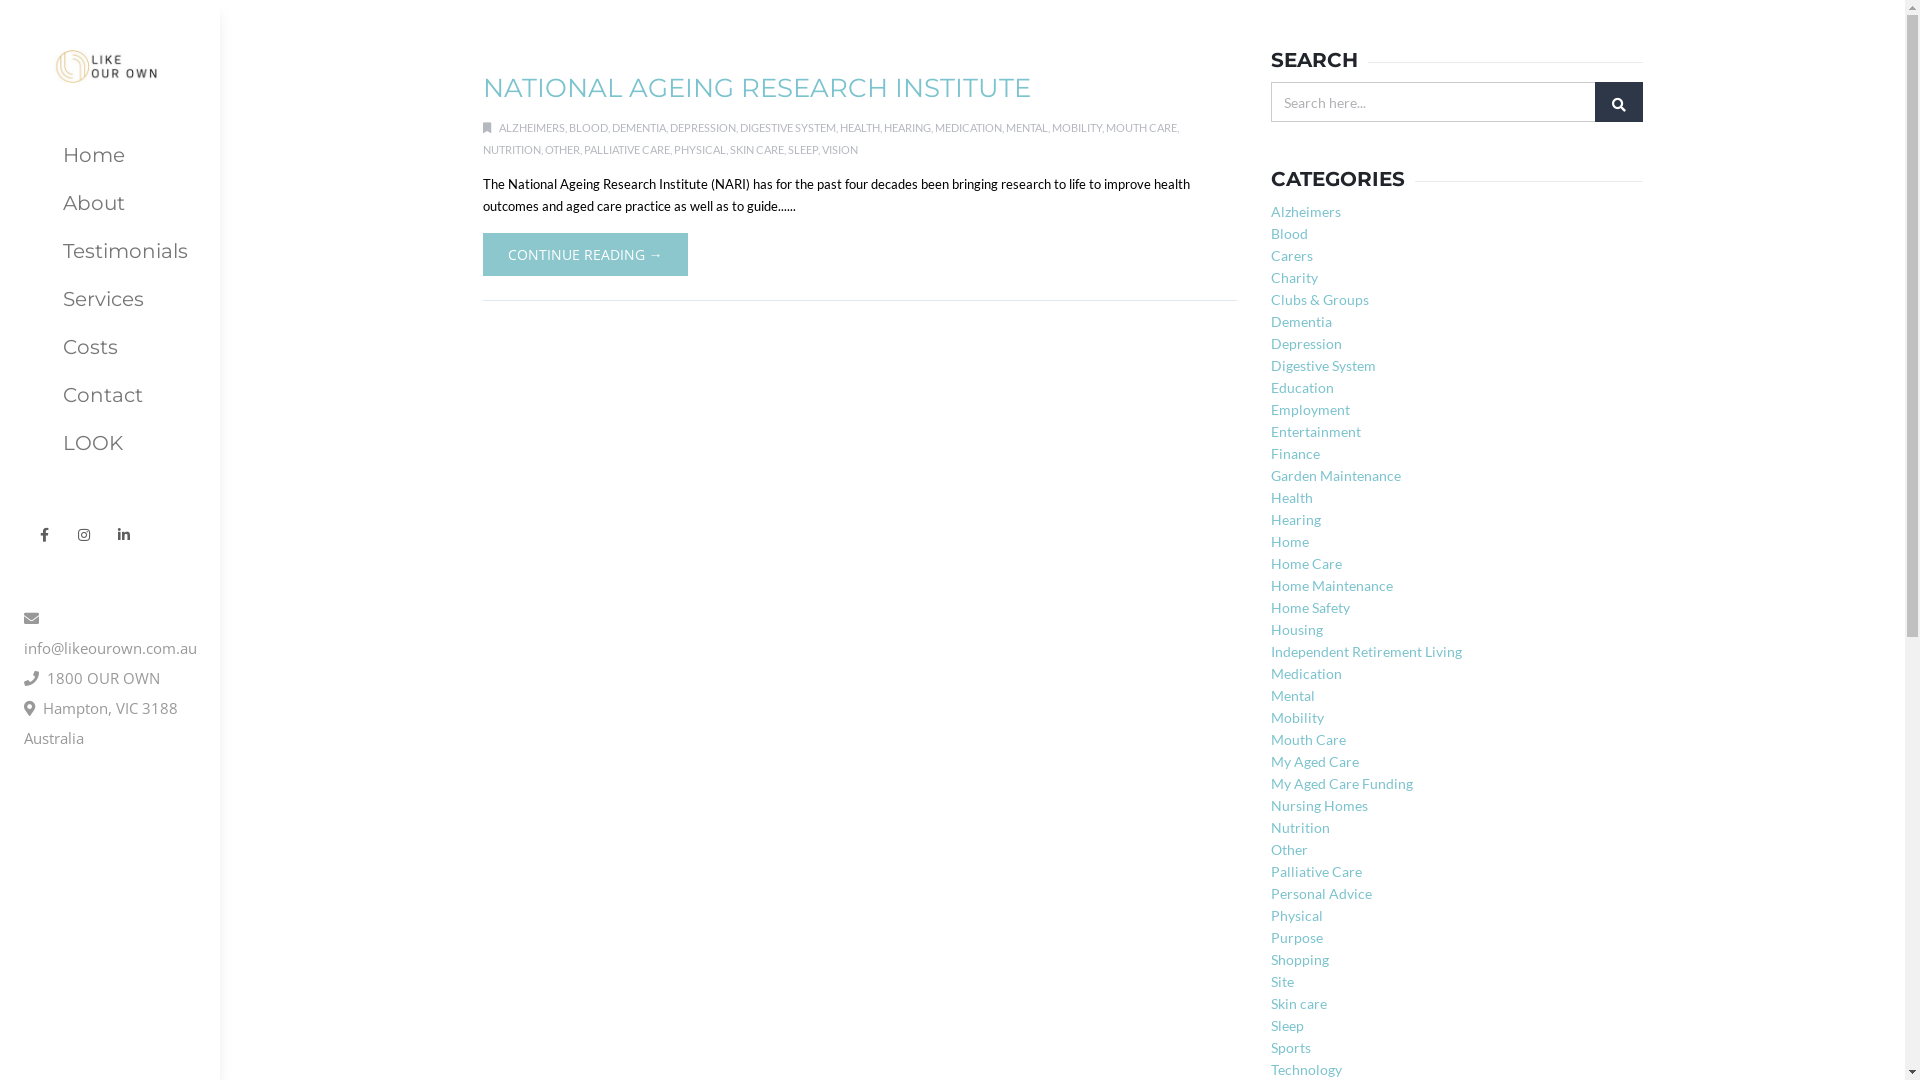 The image size is (1920, 1080). What do you see at coordinates (566, 126) in the screenshot?
I see `'BLOOD'` at bounding box center [566, 126].